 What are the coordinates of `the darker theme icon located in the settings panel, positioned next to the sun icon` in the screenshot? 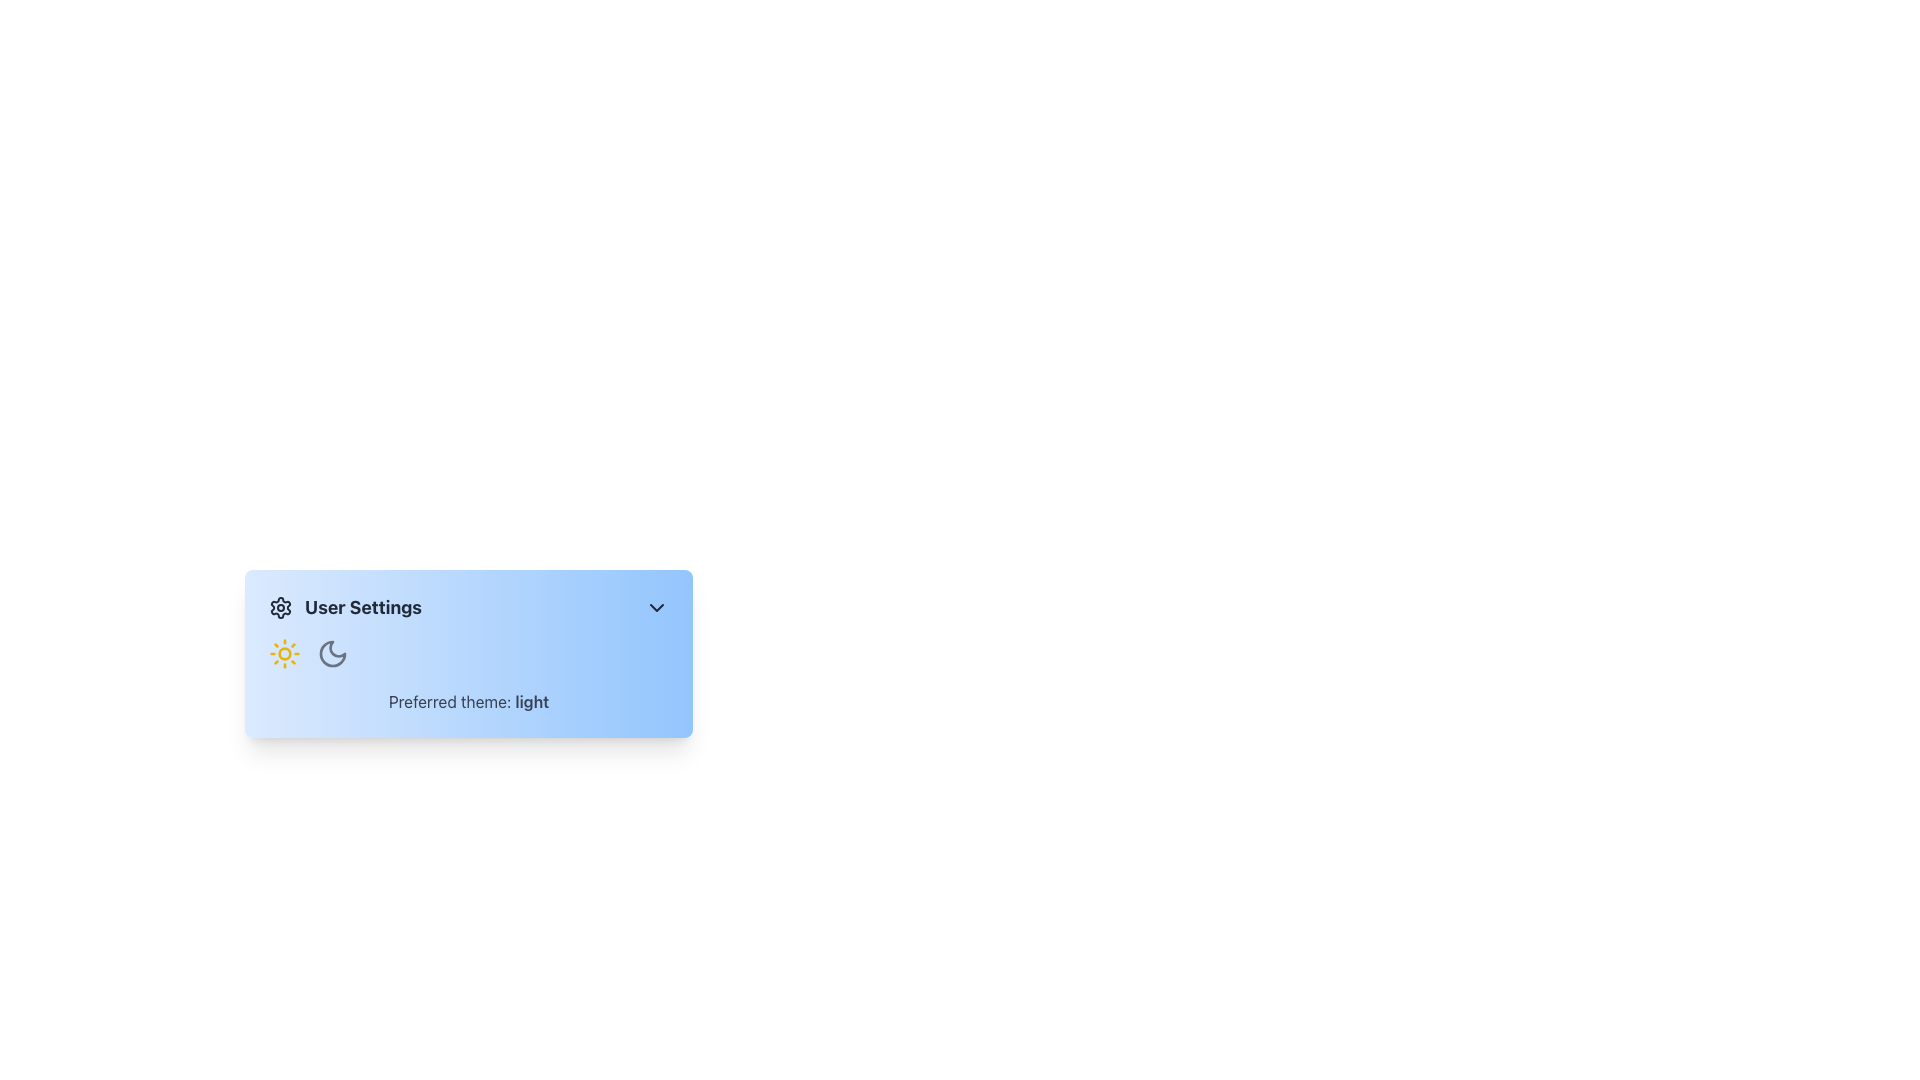 It's located at (332, 654).